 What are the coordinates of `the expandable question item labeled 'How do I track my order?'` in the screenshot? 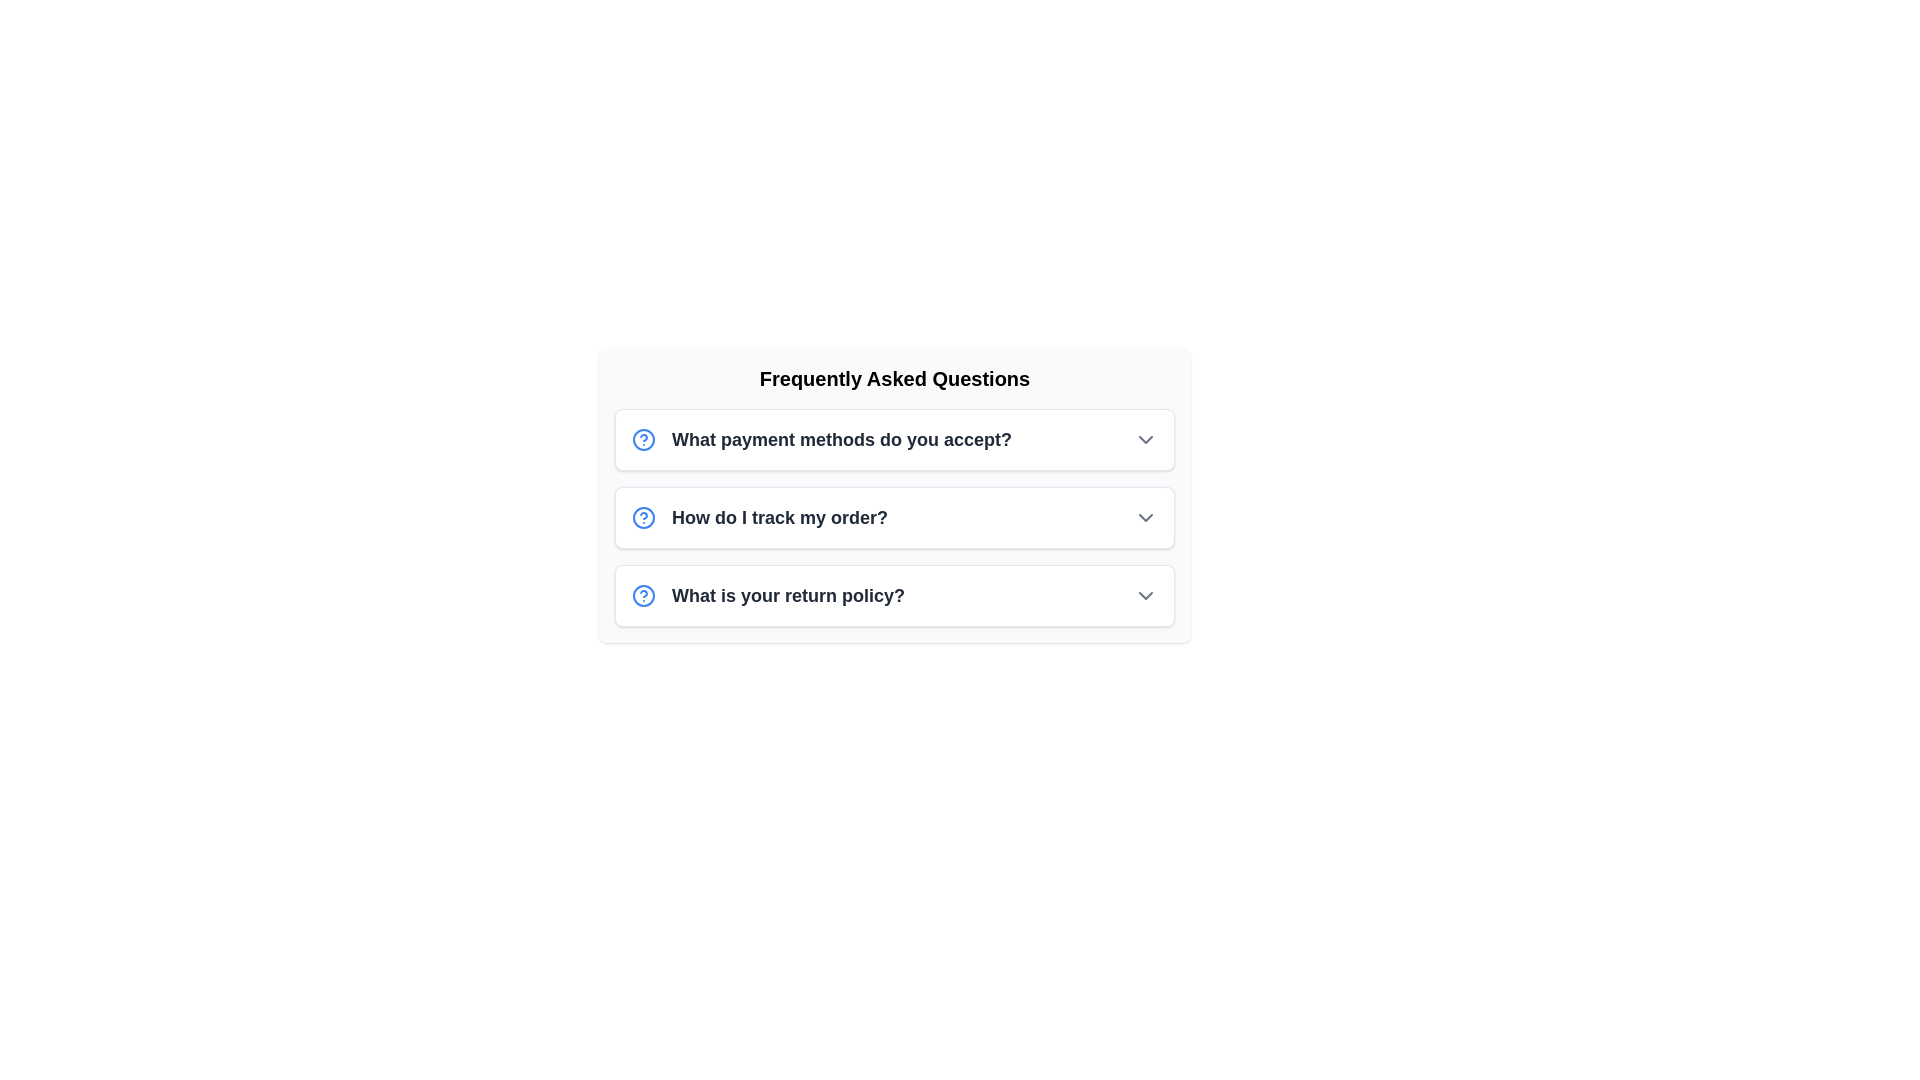 It's located at (758, 516).